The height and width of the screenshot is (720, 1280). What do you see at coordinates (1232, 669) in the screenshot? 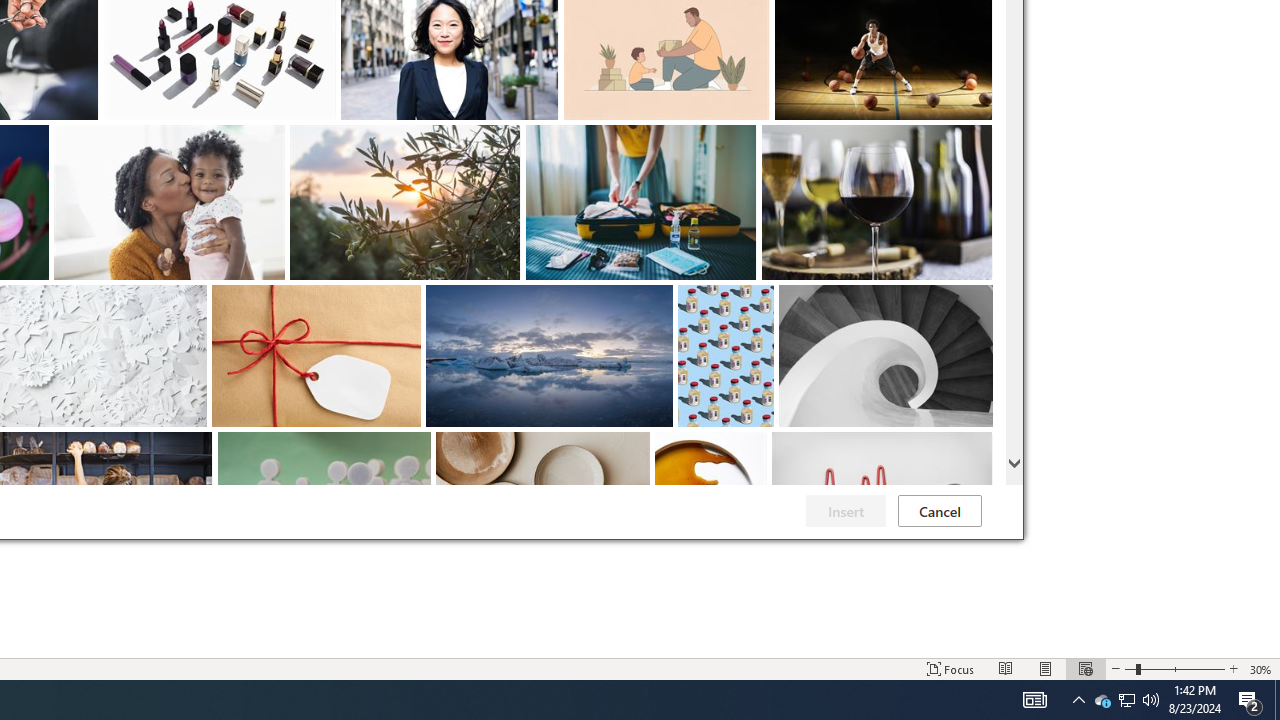
I see `'Zoom In'` at bounding box center [1232, 669].